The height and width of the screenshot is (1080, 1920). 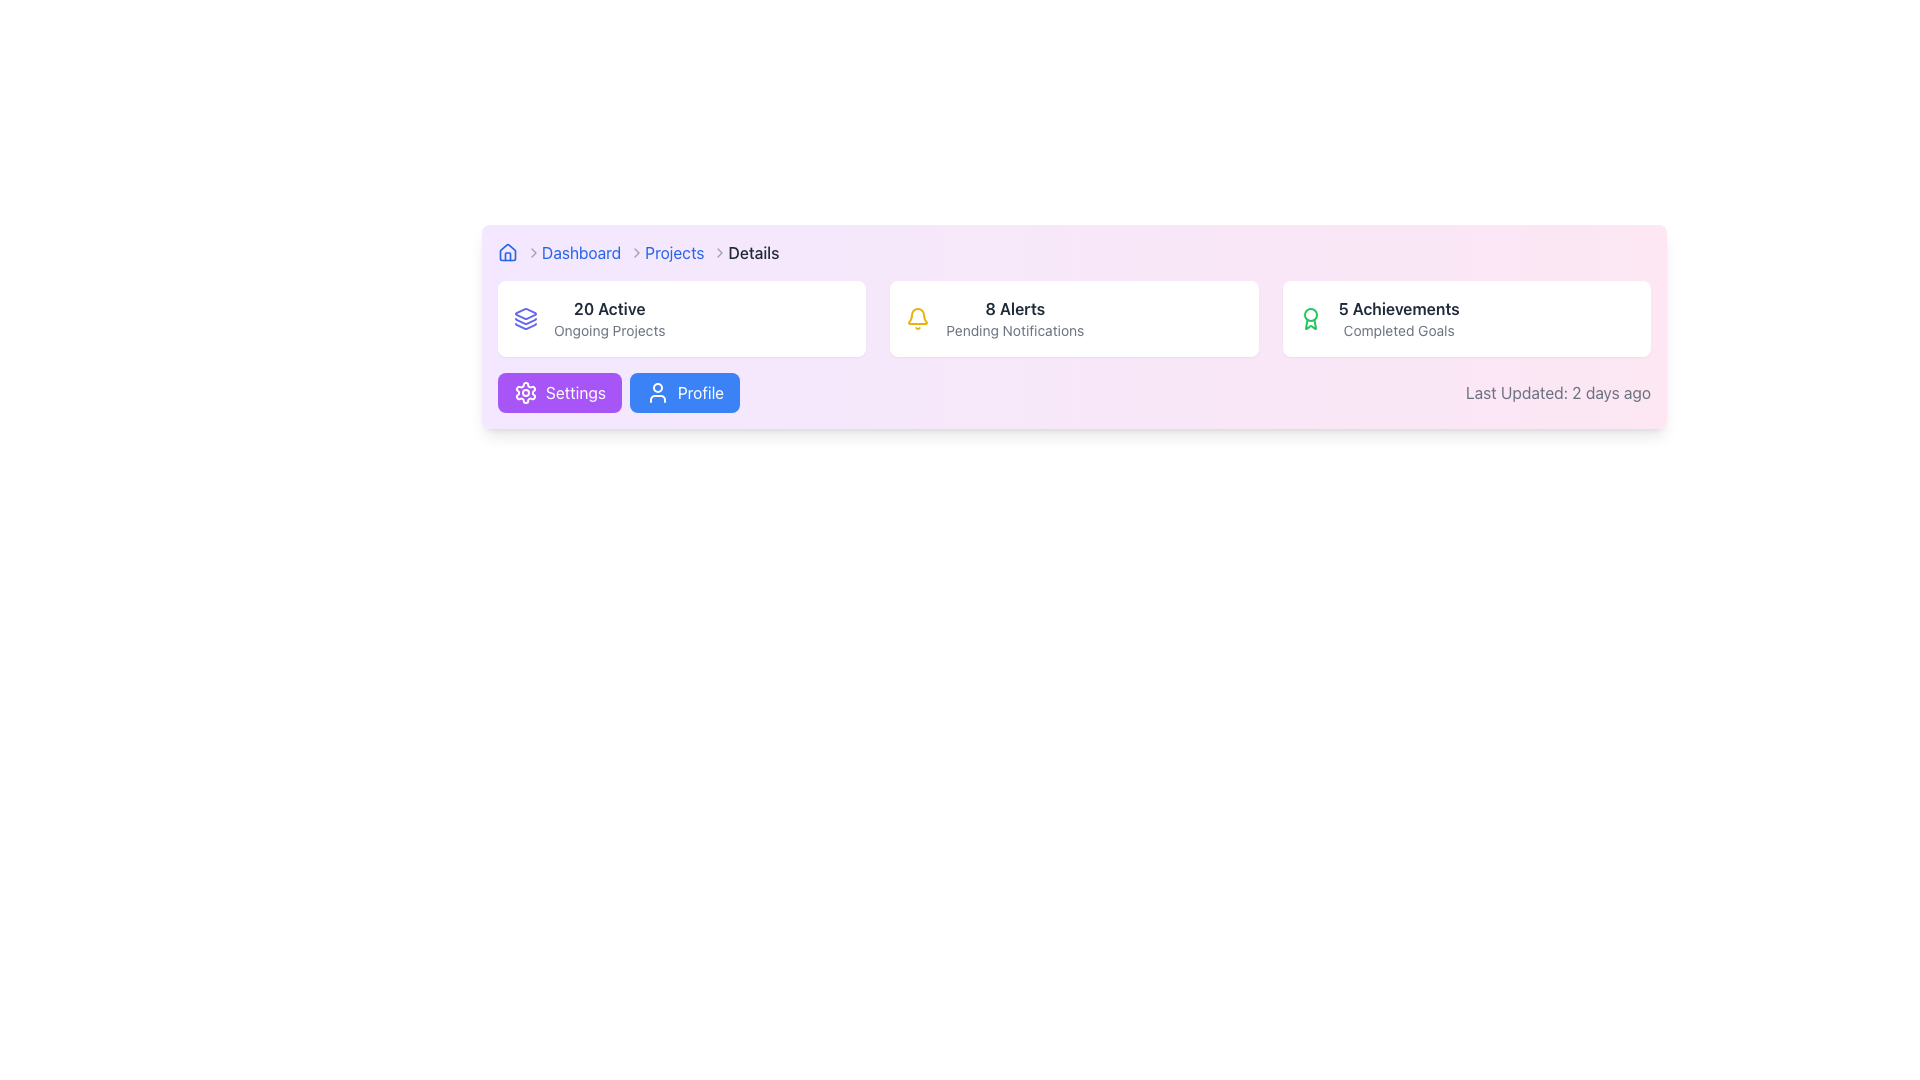 What do you see at coordinates (1310, 315) in the screenshot?
I see `circular decorative graphical element in the SVG icon that represents achievements, located at the center of the icon next to the '5 Achievements' text` at bounding box center [1310, 315].